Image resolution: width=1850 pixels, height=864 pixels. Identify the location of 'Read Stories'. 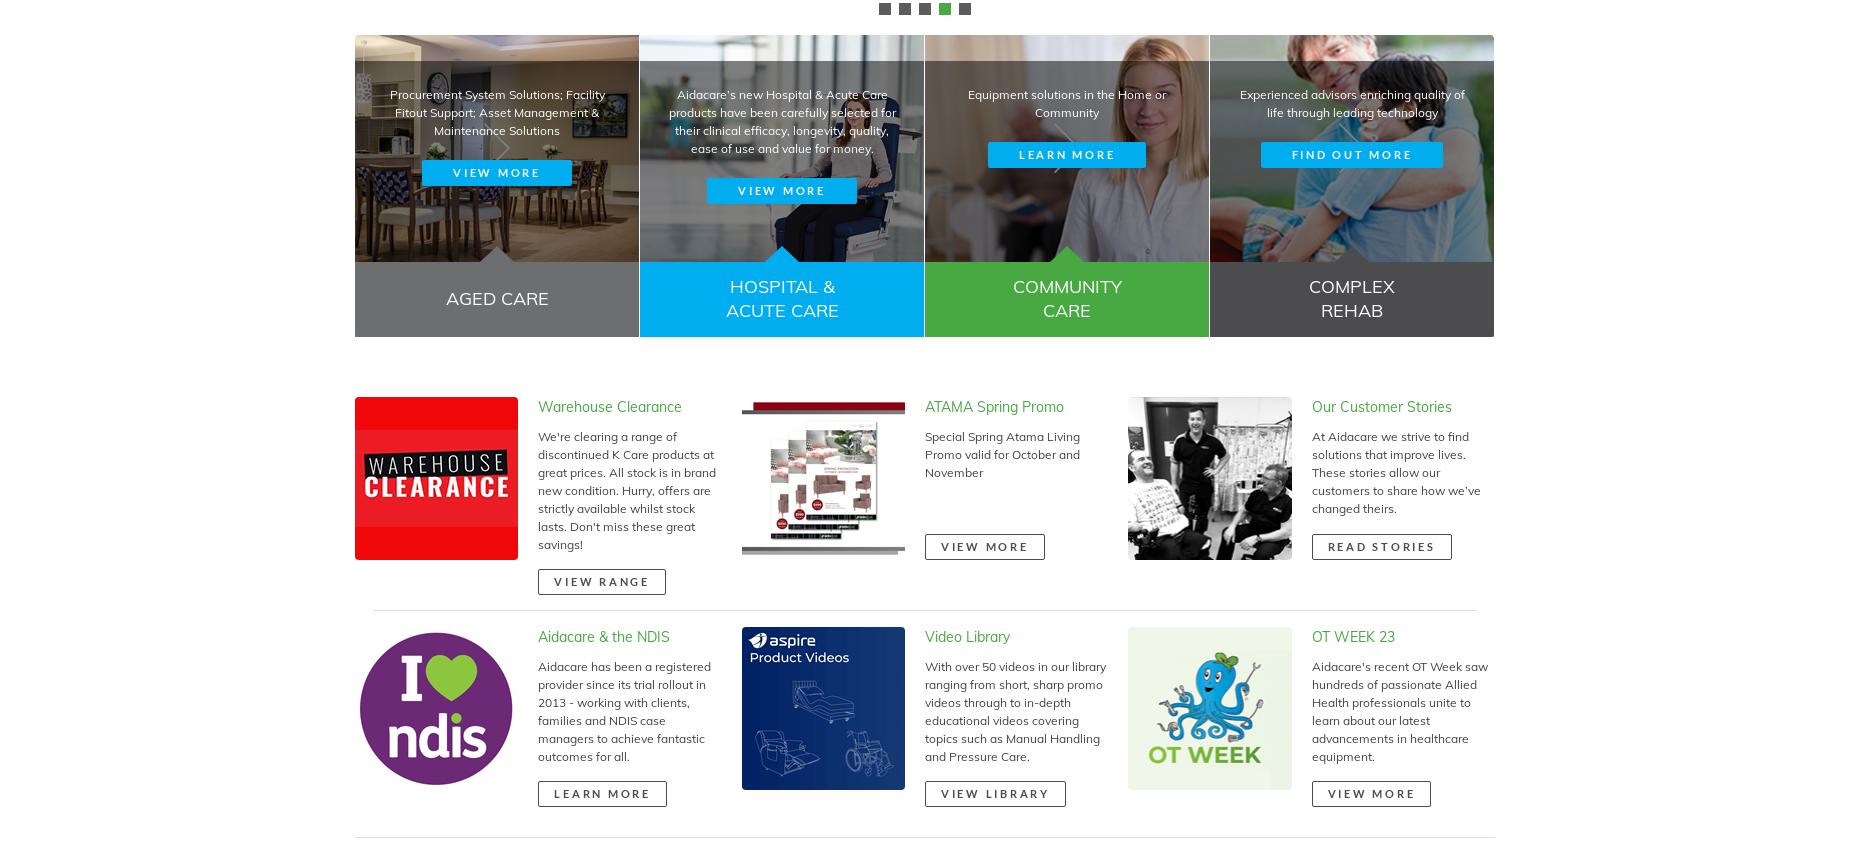
(1380, 545).